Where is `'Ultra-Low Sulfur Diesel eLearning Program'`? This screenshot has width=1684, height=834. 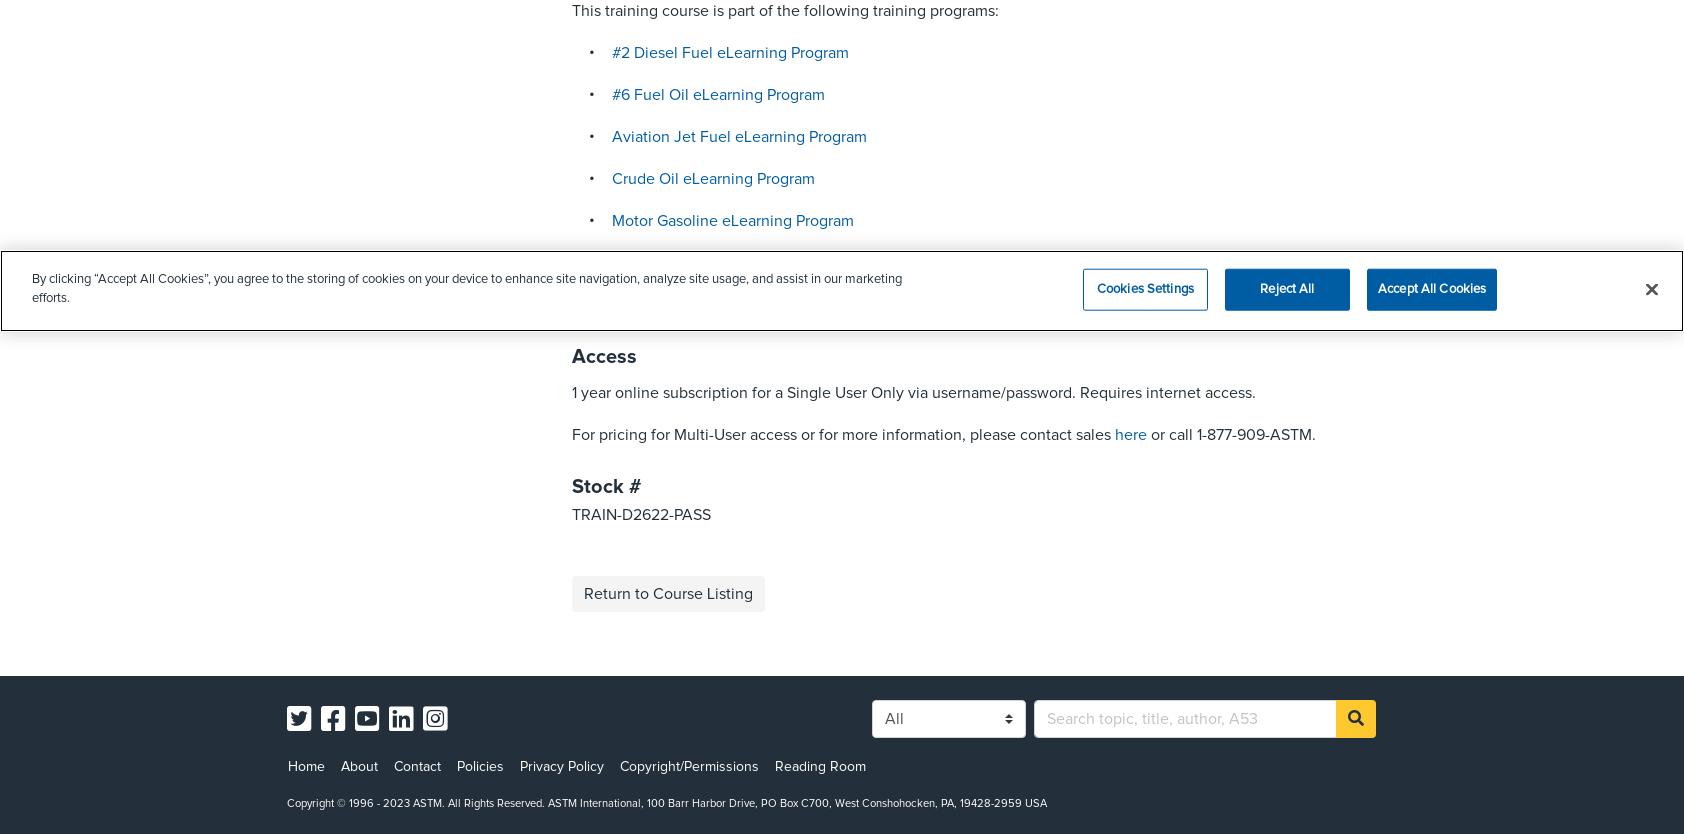
'Ultra-Low Sulfur Diesel eLearning Program' is located at coordinates (759, 304).